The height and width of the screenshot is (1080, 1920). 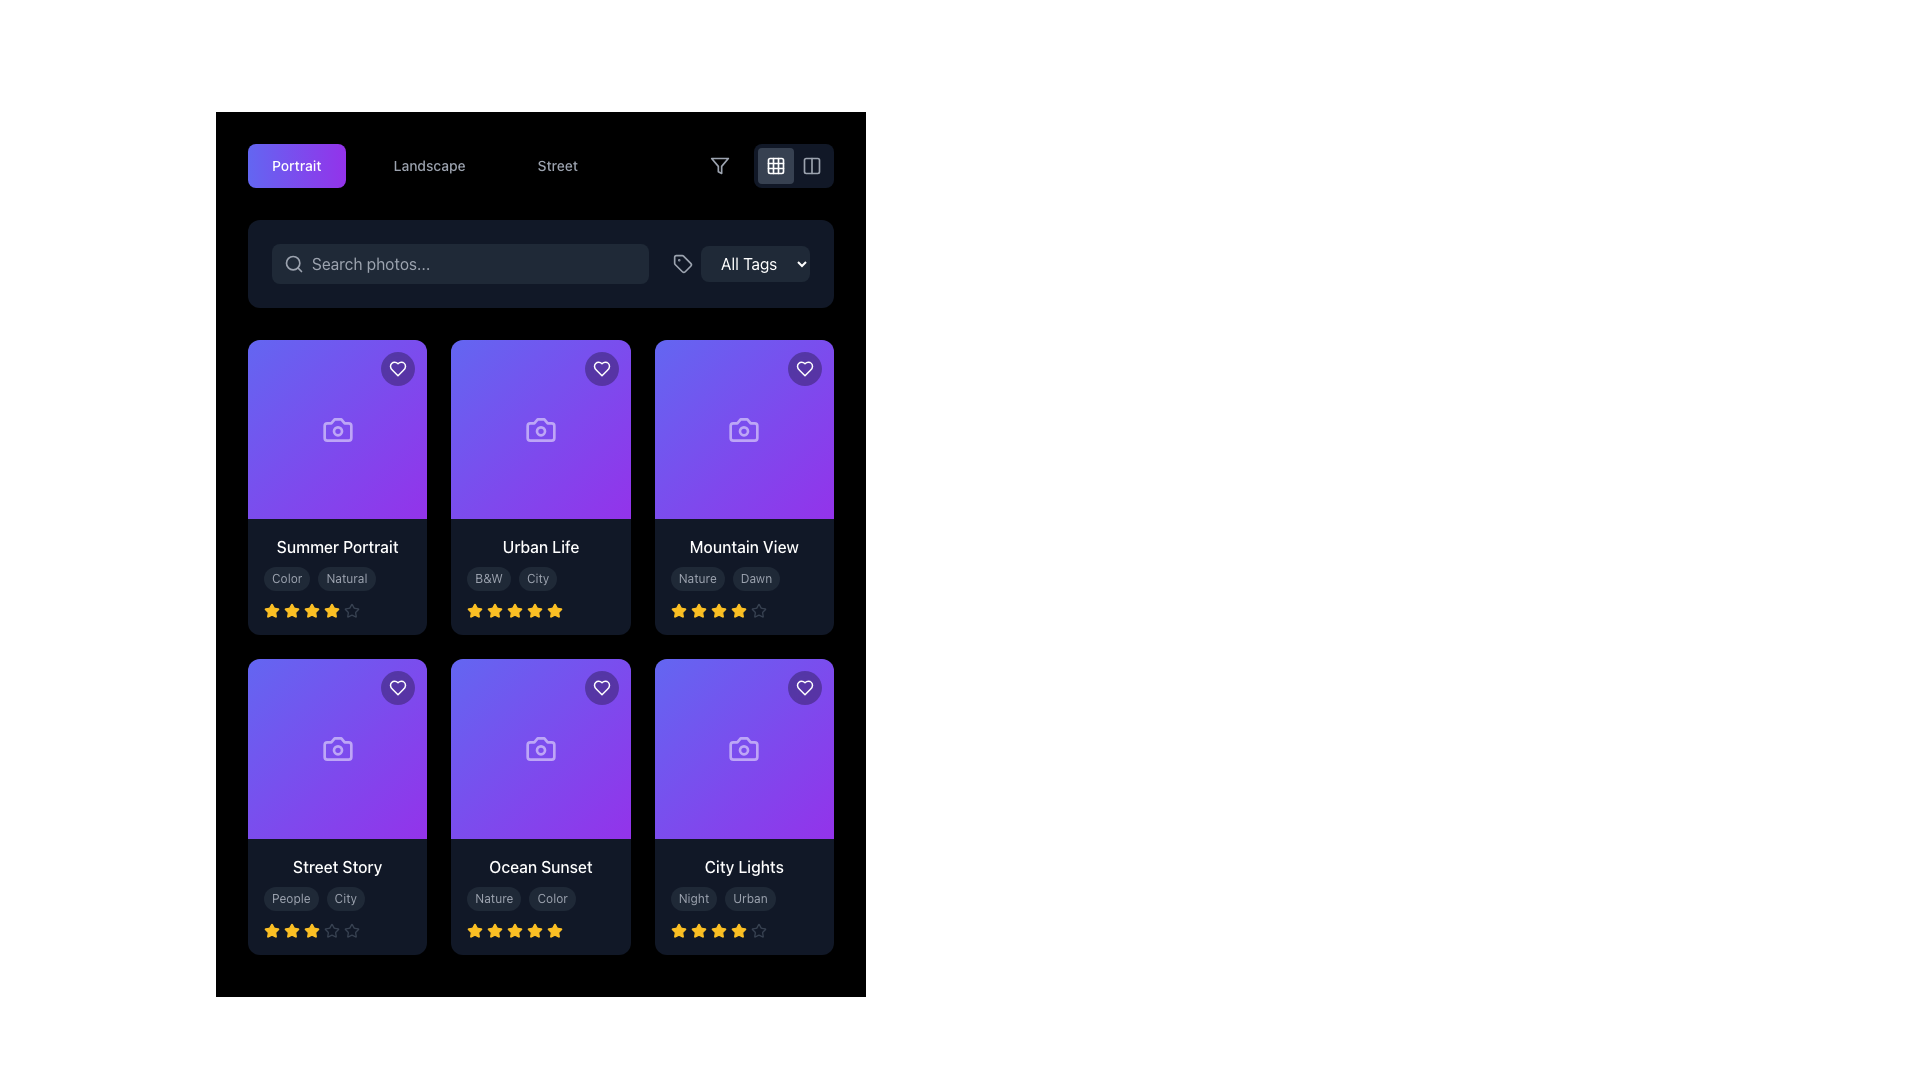 What do you see at coordinates (337, 577) in the screenshot?
I see `the 'Color' and 'Natural' tags styled as rounded background elements located below the title 'Summer Portrait' in the first card of the grid layout` at bounding box center [337, 577].